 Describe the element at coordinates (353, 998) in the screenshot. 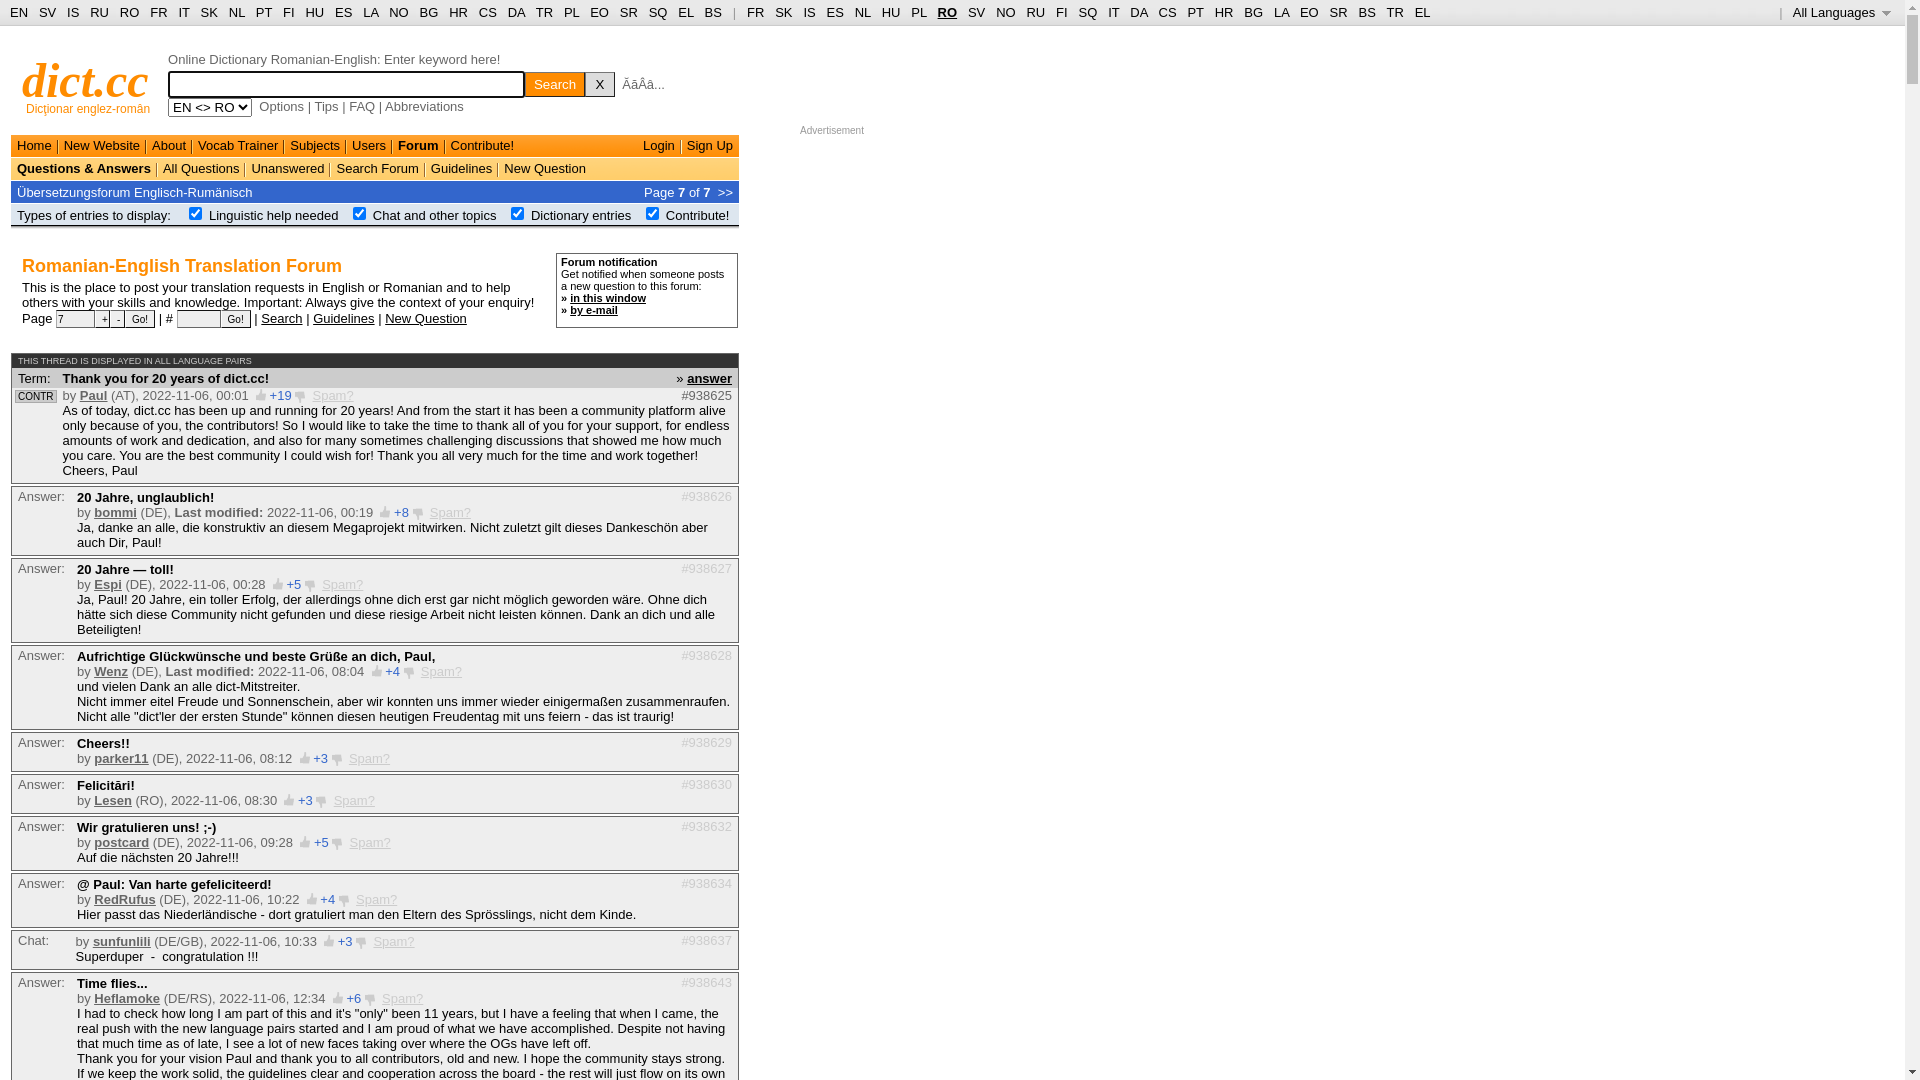

I see `'+6'` at that location.